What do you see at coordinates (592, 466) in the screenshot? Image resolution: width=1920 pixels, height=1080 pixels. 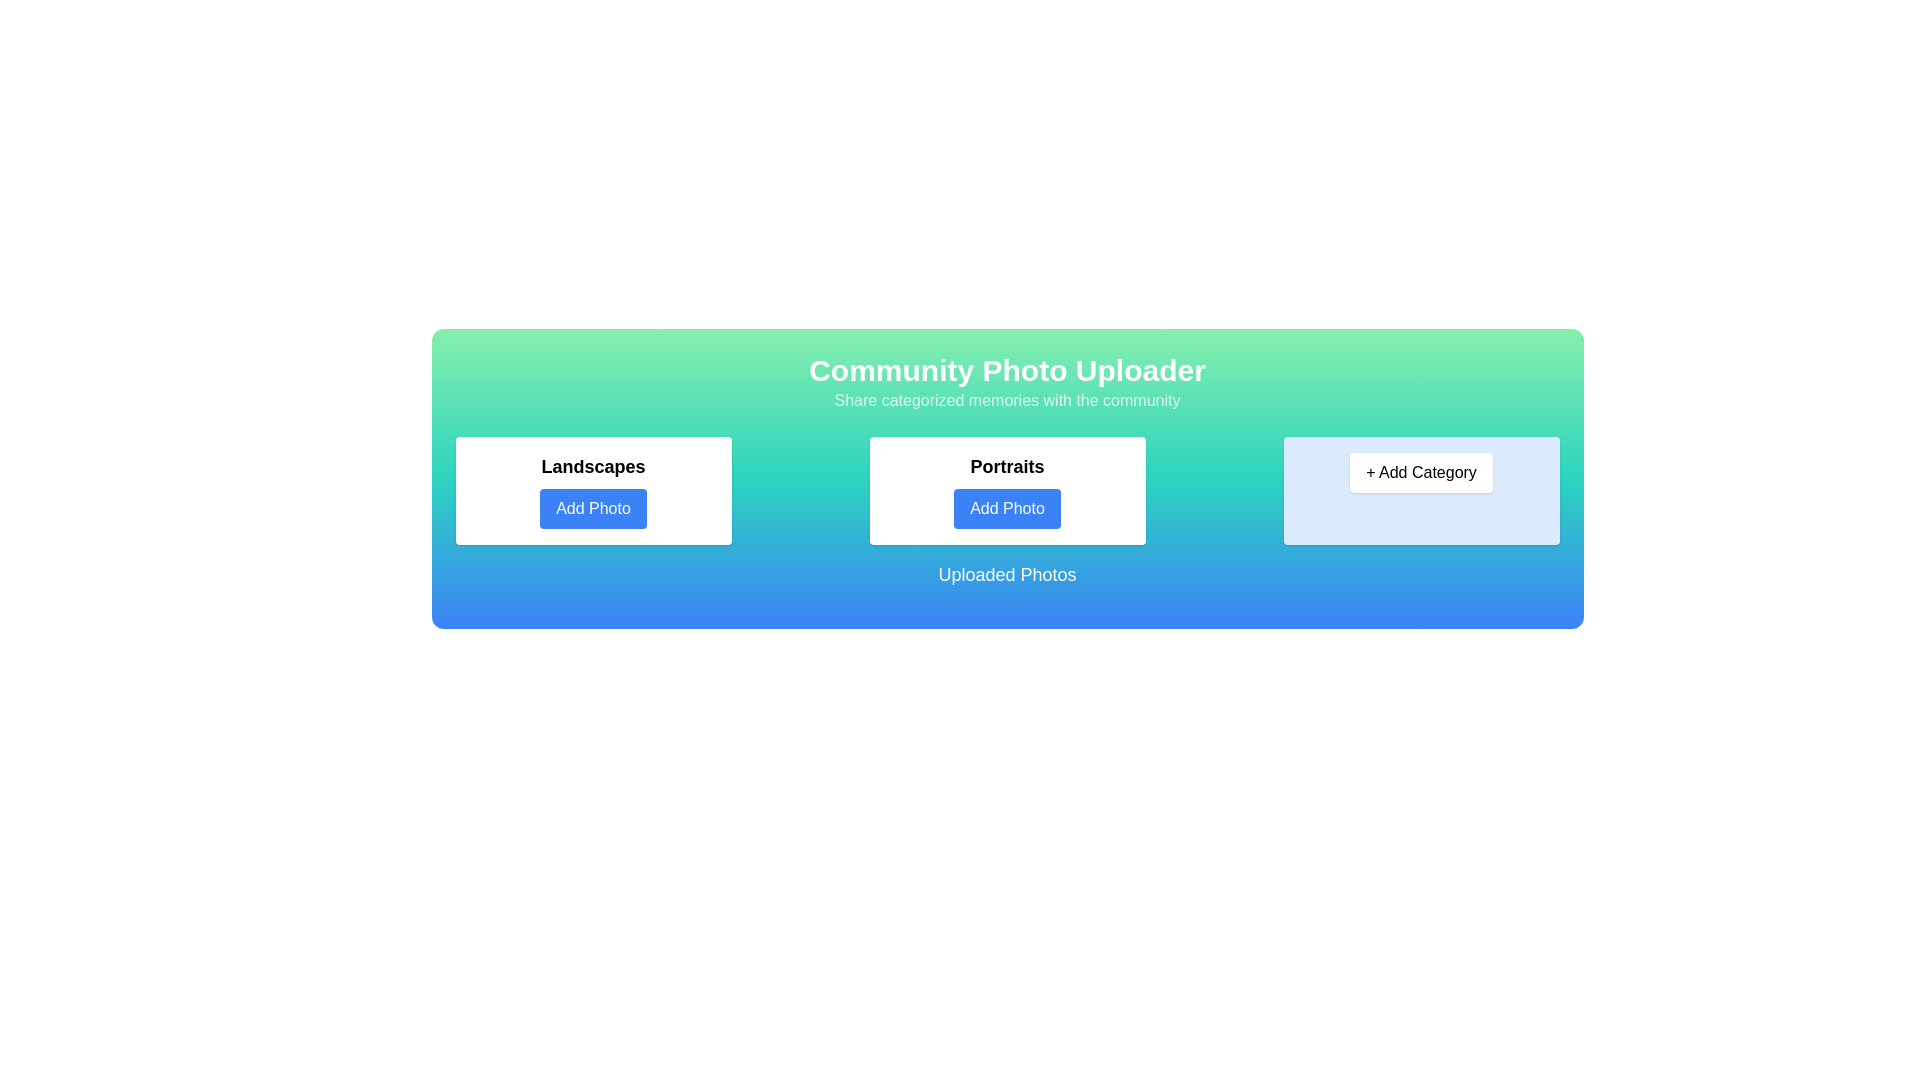 I see `Text Label indicating the thematic category 'Landscapes', located at the top-center of the photo upload card` at bounding box center [592, 466].